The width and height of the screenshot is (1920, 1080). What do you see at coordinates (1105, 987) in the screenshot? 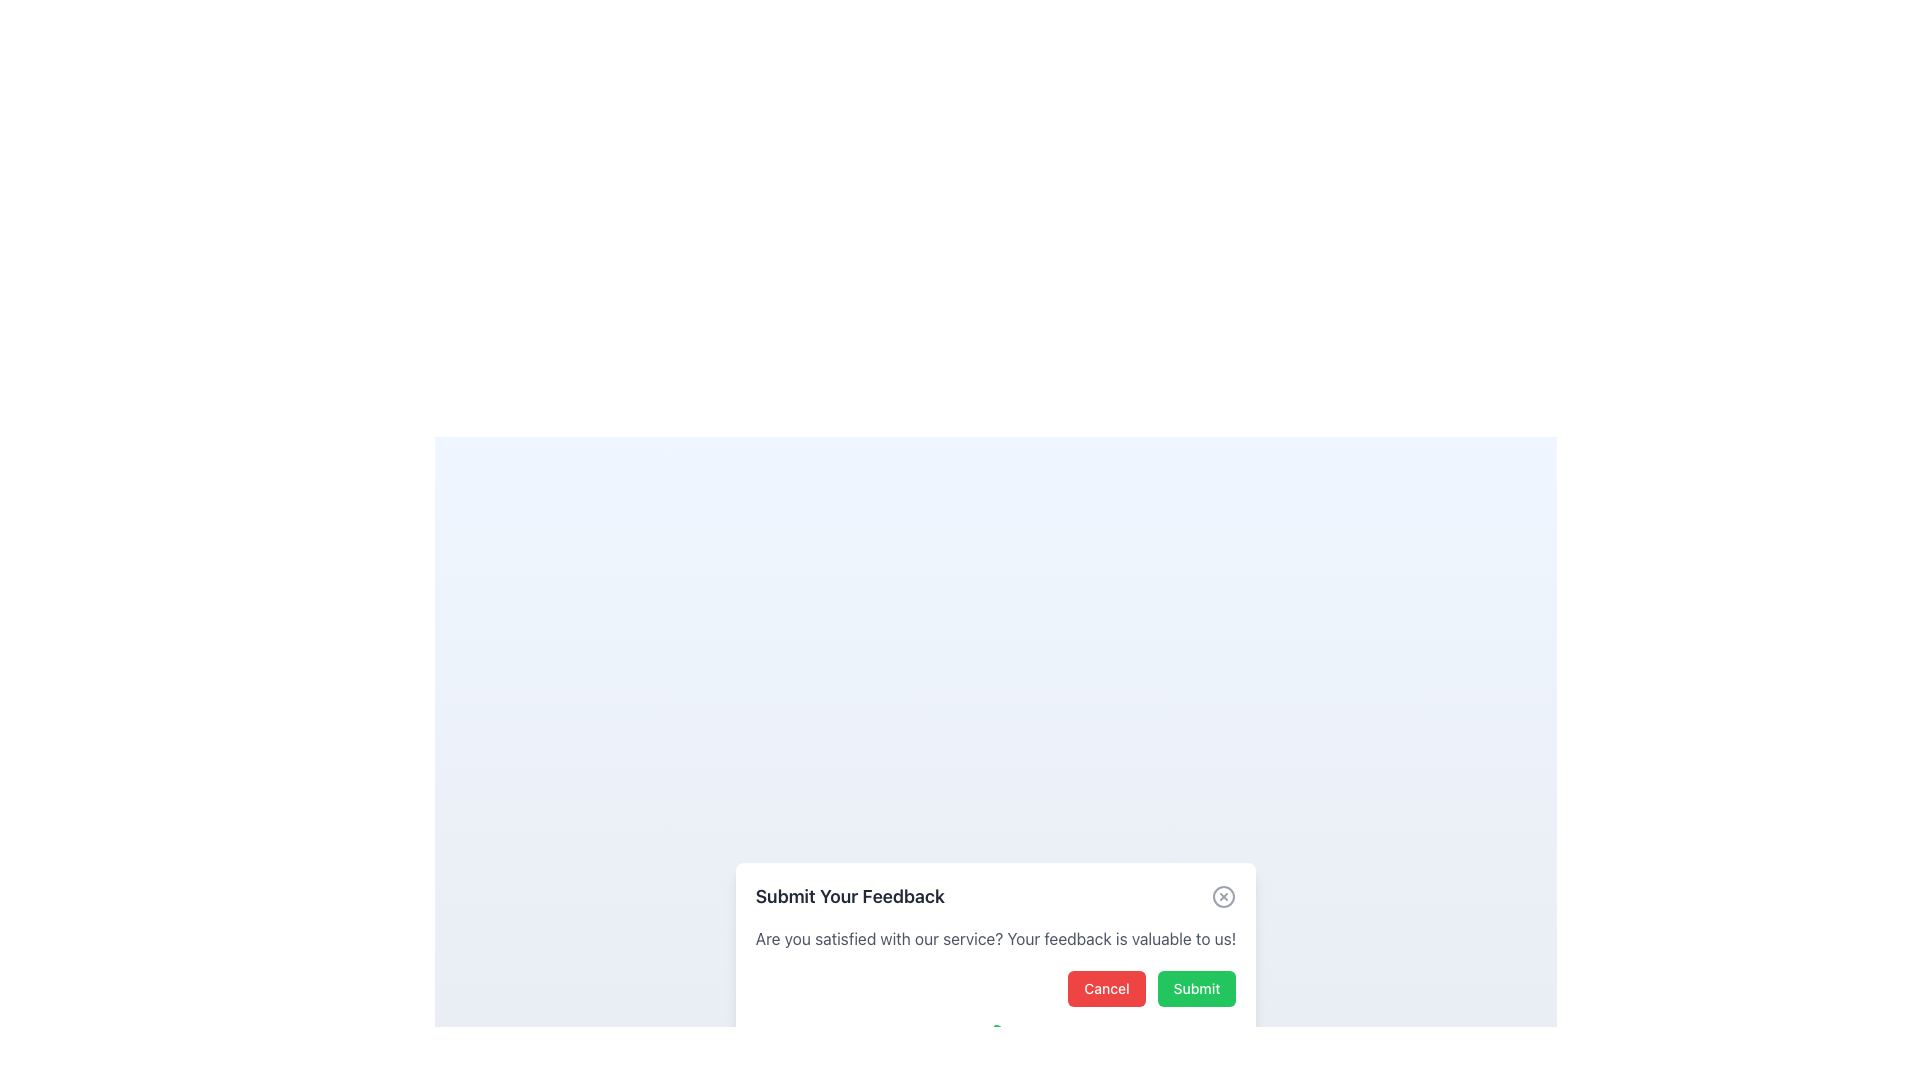
I see `the red 'Cancel' button with white text` at bounding box center [1105, 987].